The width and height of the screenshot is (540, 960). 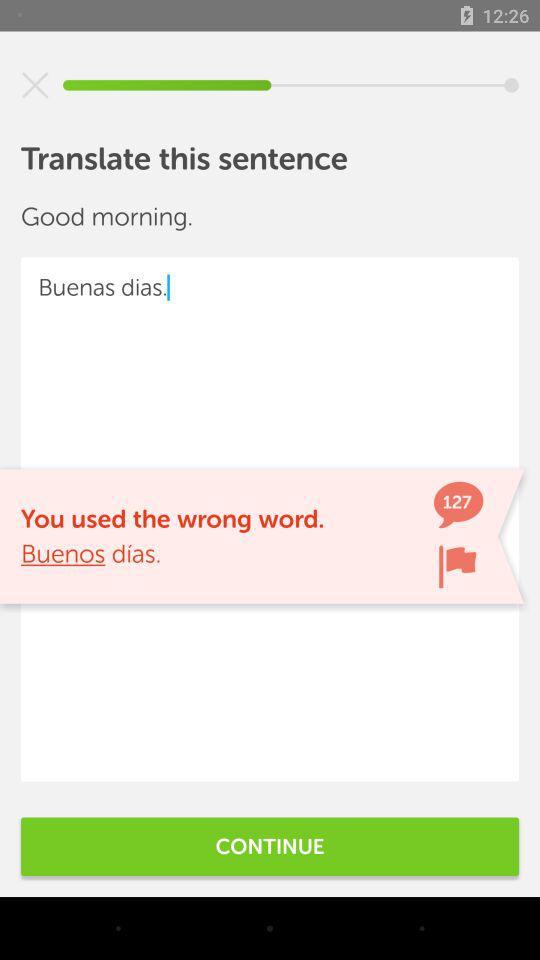 What do you see at coordinates (270, 845) in the screenshot?
I see `continue item` at bounding box center [270, 845].